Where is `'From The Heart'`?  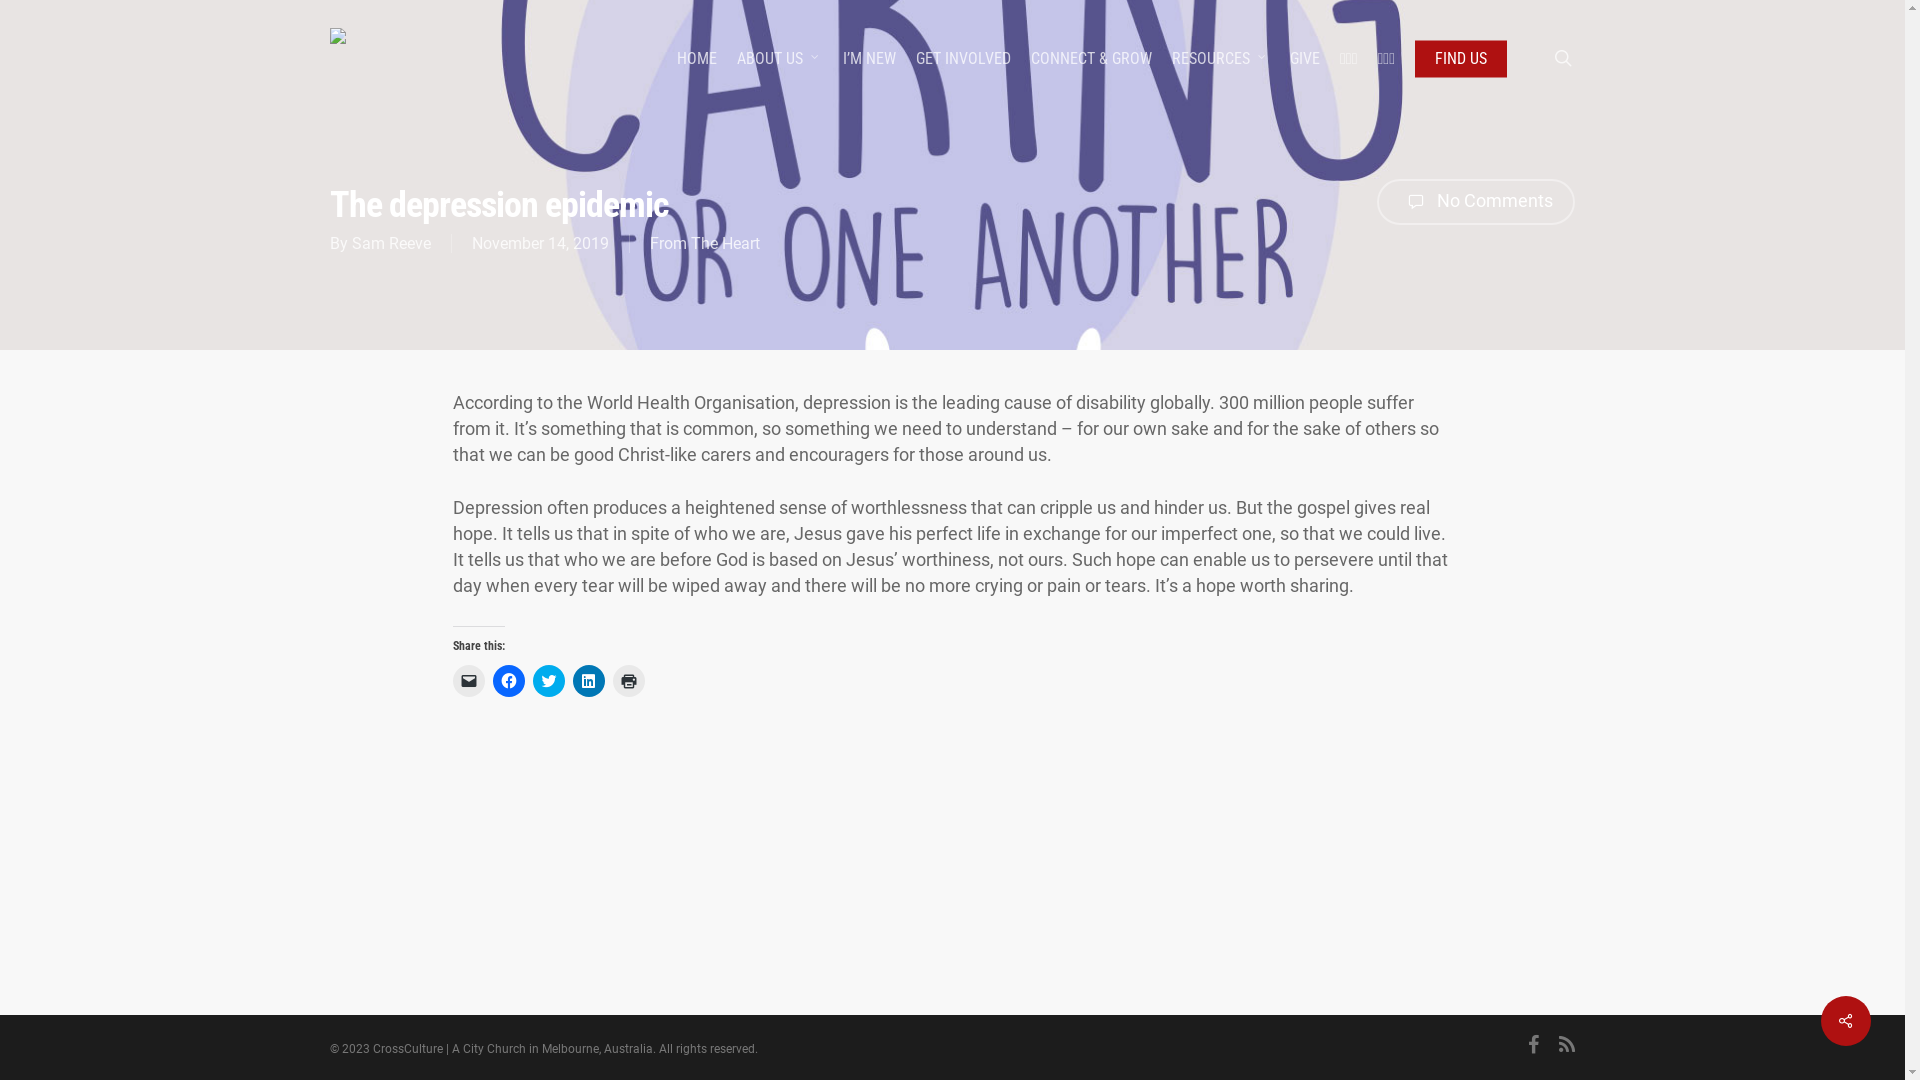 'From The Heart' is located at coordinates (705, 242).